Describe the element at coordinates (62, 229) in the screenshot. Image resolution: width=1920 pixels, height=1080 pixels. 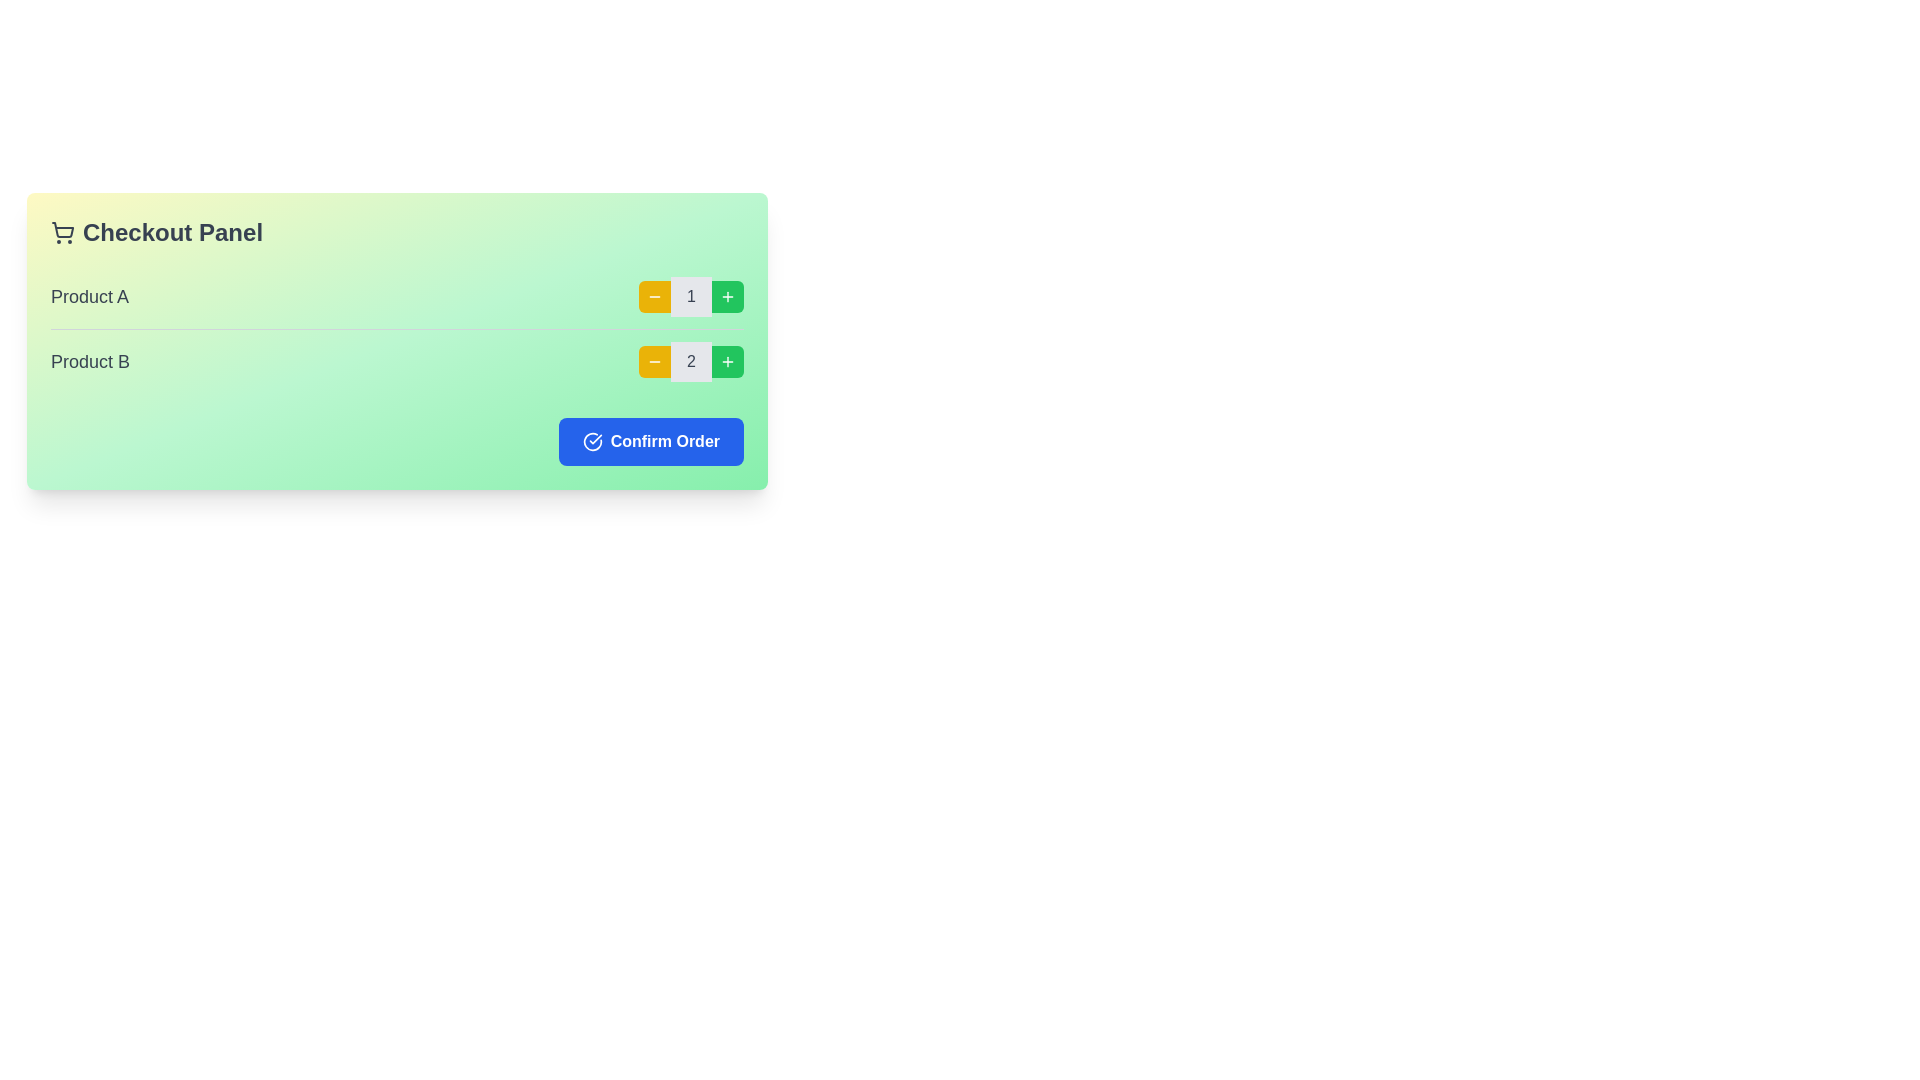
I see `the shopping cart icon, which is a simplistic line-based representation located near the top-left corner of the interface` at that location.